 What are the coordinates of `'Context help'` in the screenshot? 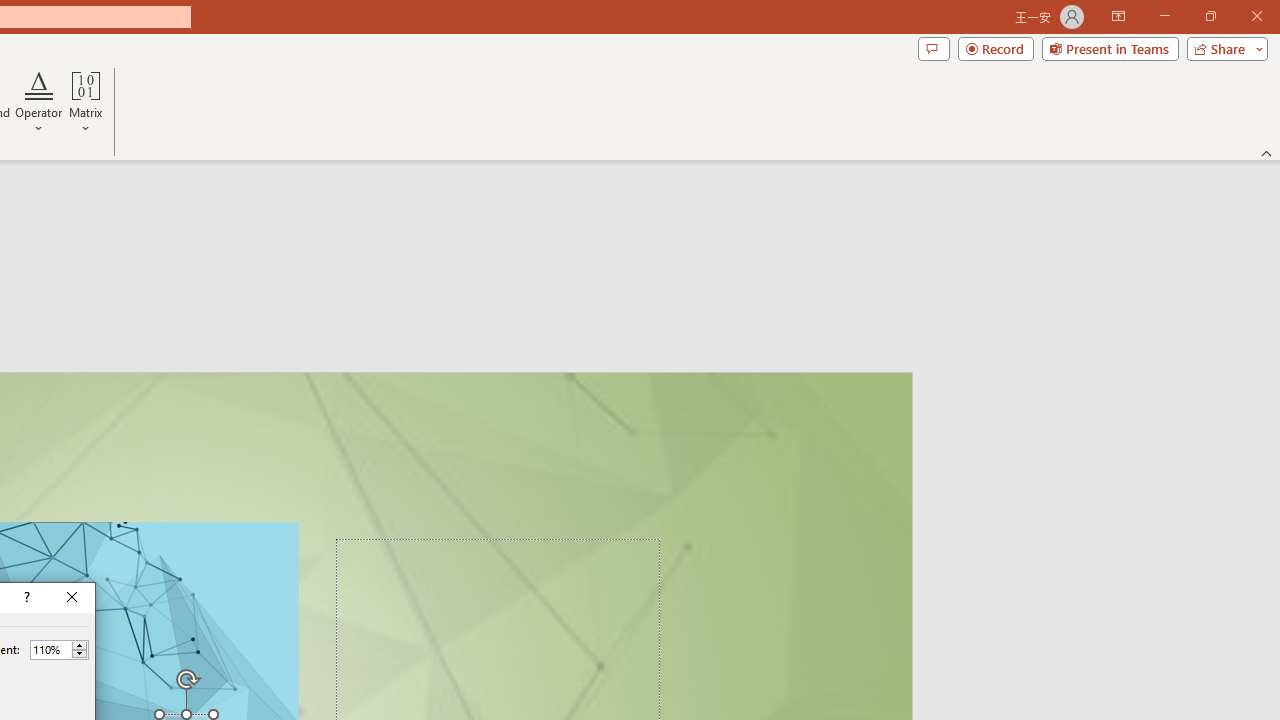 It's located at (25, 596).